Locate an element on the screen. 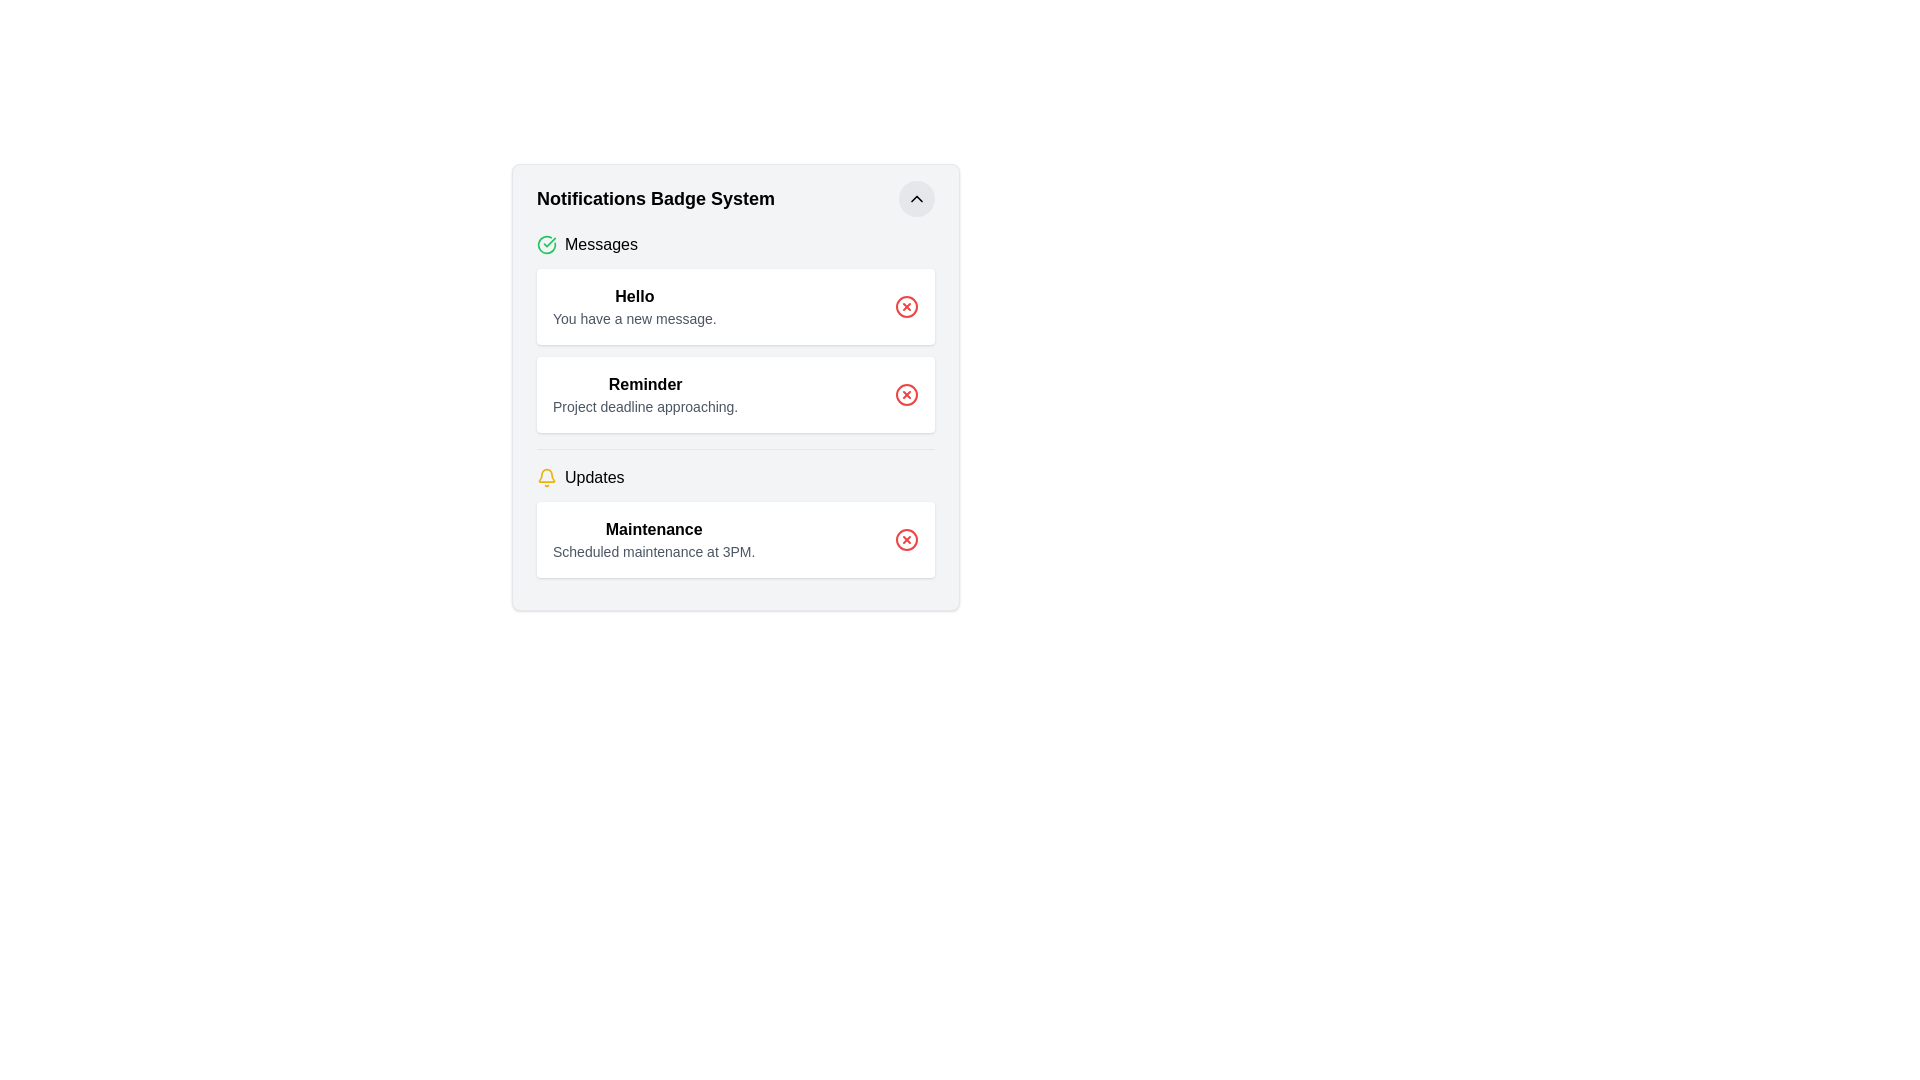 The height and width of the screenshot is (1080, 1920). the green checkmark icon inside a circle, which indicates a successful action, located to the left of the 'Messages' label in the notifications panel is located at coordinates (547, 244).